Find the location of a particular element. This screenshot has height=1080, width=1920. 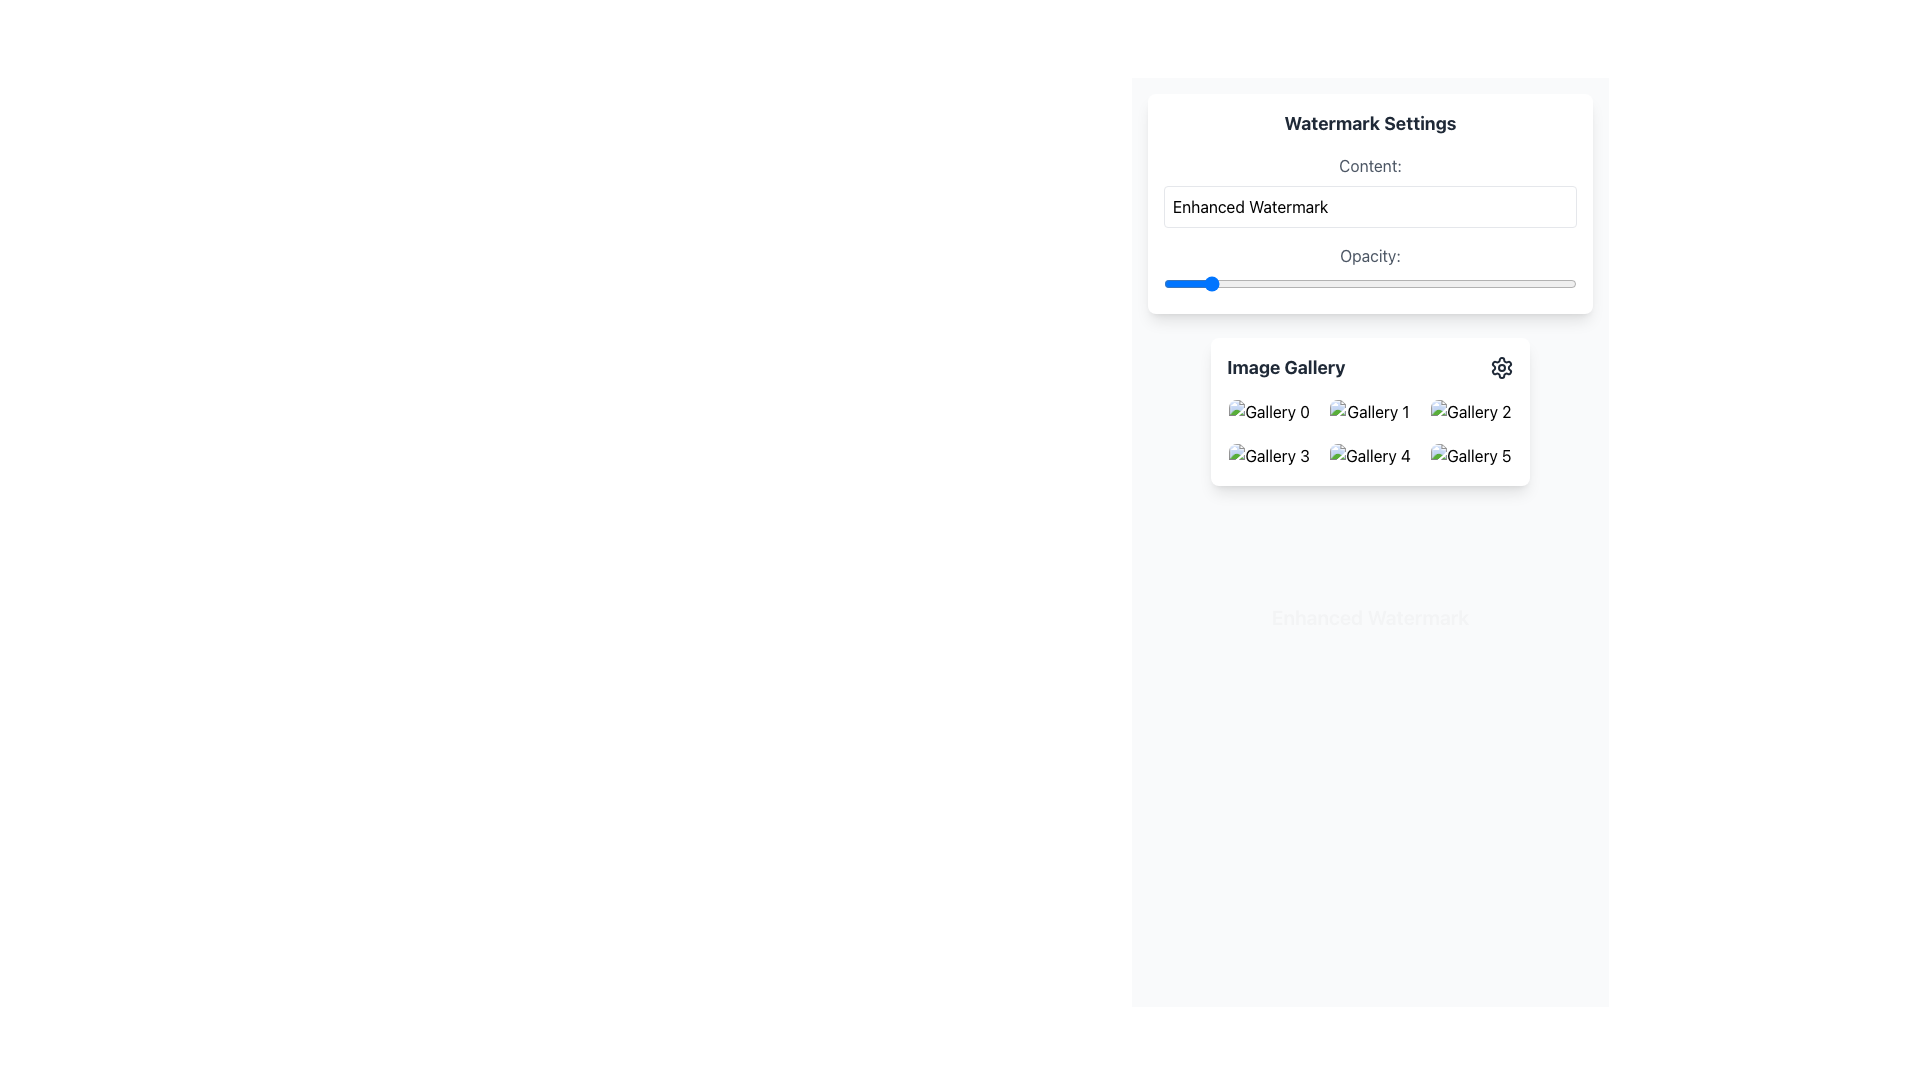

the image element displaying the placeholder icon with 'Gallery 3' text, located in the first column of the second row in the 'Image Gallery' section under the 'Watermark Settings' panel is located at coordinates (1268, 455).